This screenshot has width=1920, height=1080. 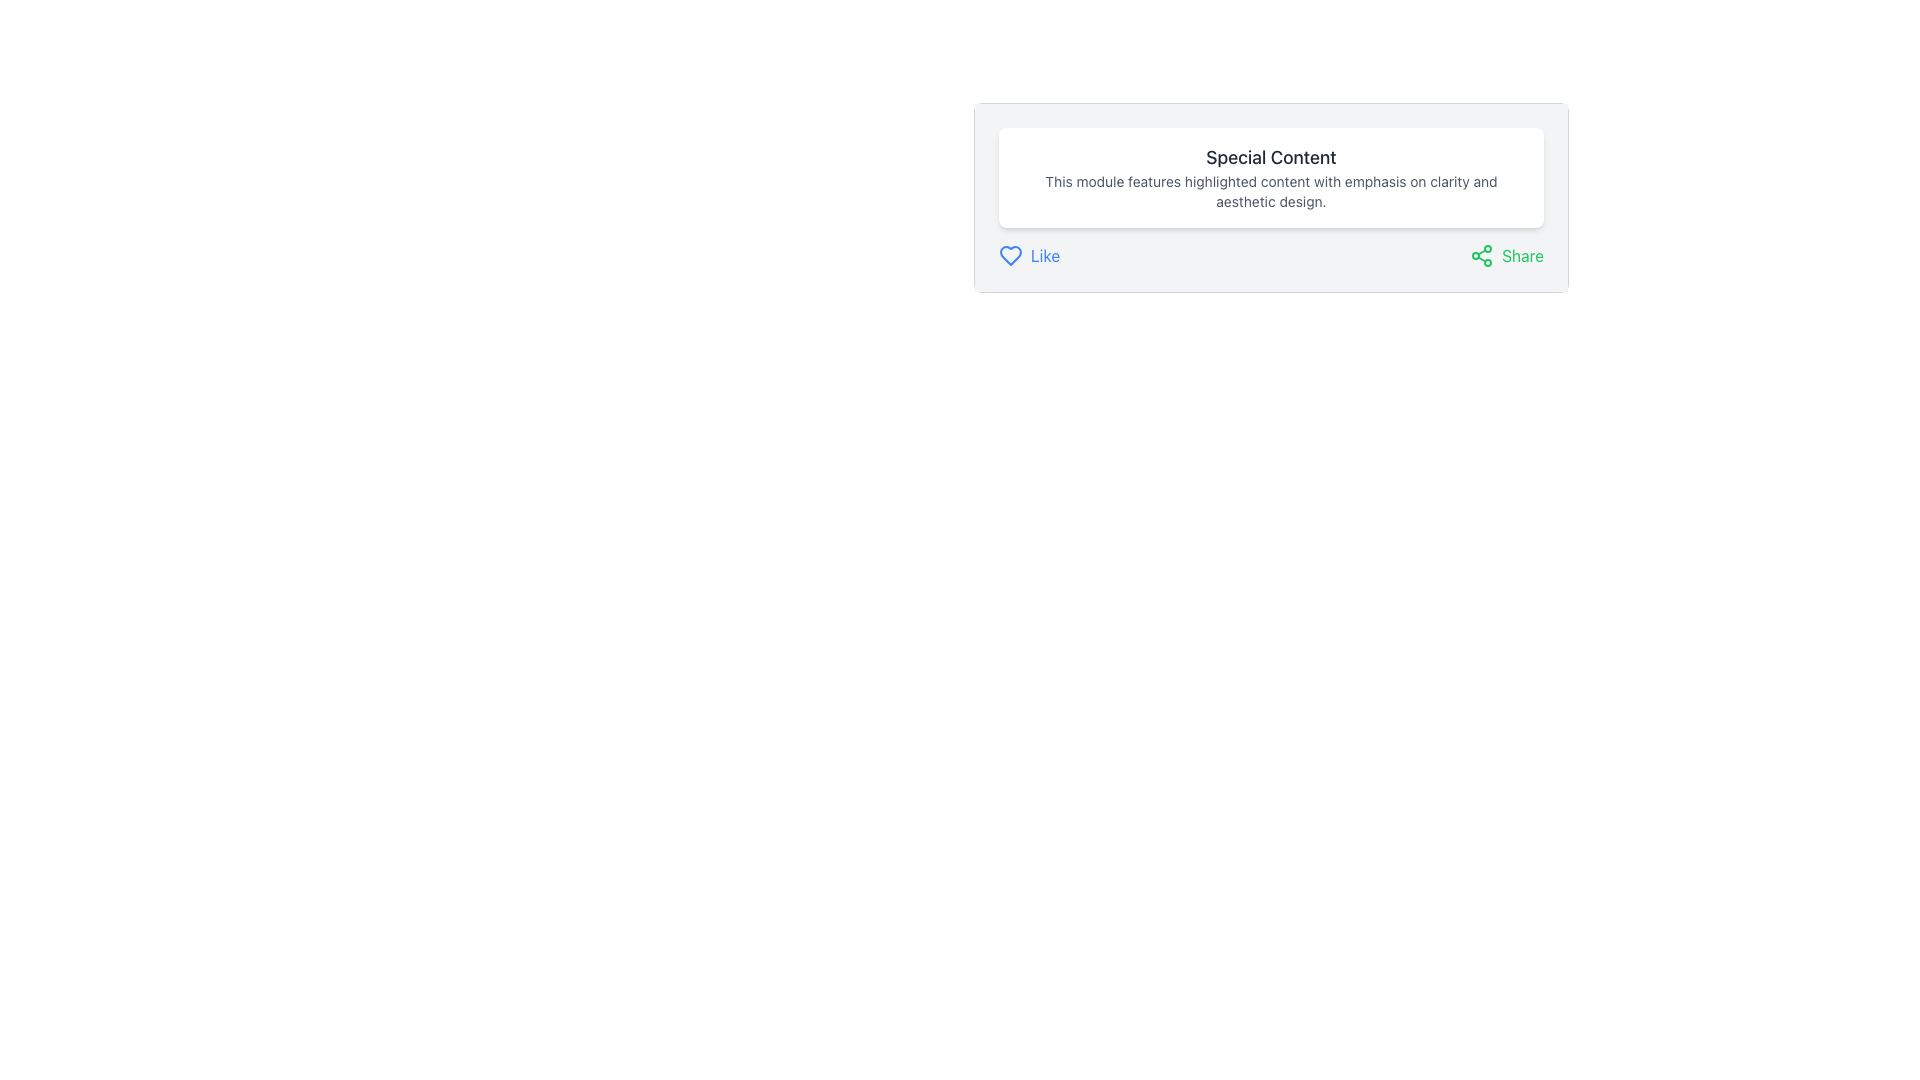 I want to click on the network or sharing icon, which consists of three filled circles connected by lines in green, located to the left of the 'Share' button in the button group at the bottom right of the 'Special Content' card, so click(x=1482, y=254).